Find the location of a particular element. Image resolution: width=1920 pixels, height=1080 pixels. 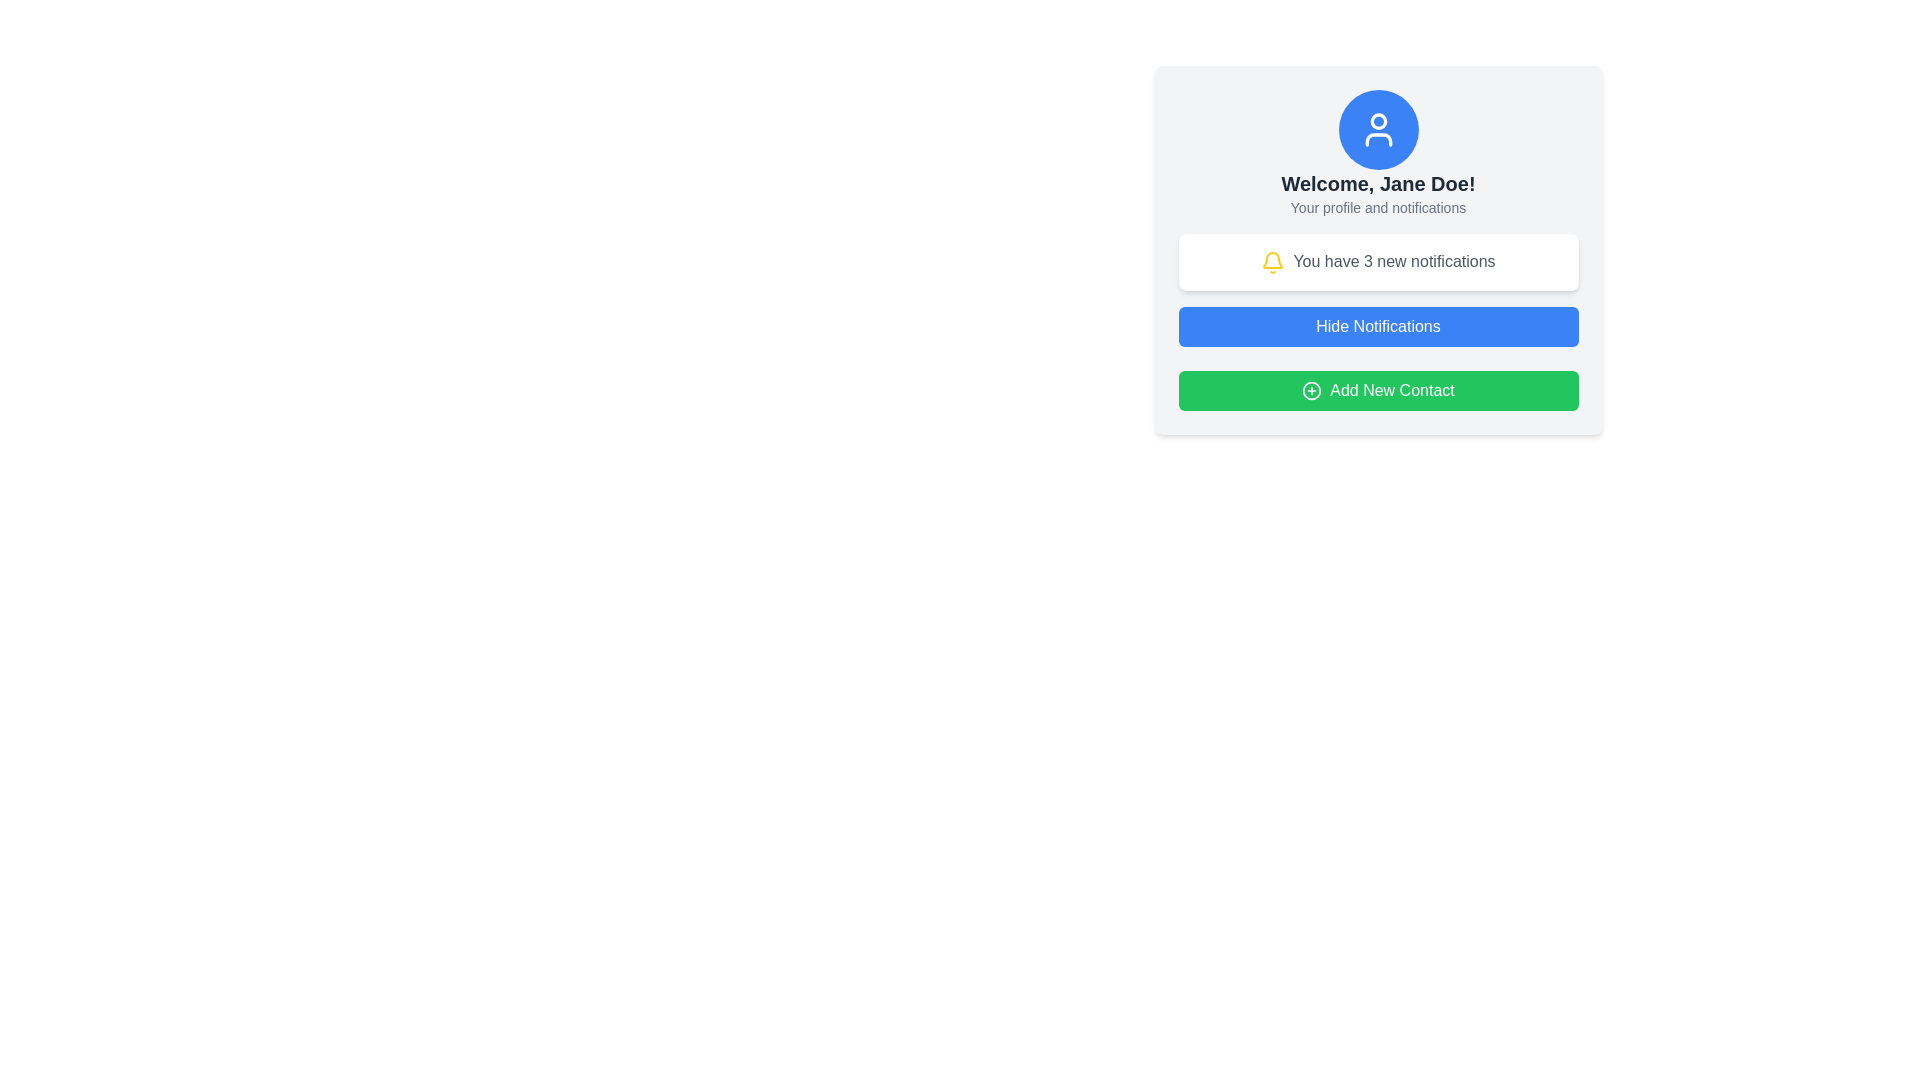

the bell icon representing notifications, which is located to the left of the text 'You have 3 new notifications' within a rounded white box is located at coordinates (1272, 261).